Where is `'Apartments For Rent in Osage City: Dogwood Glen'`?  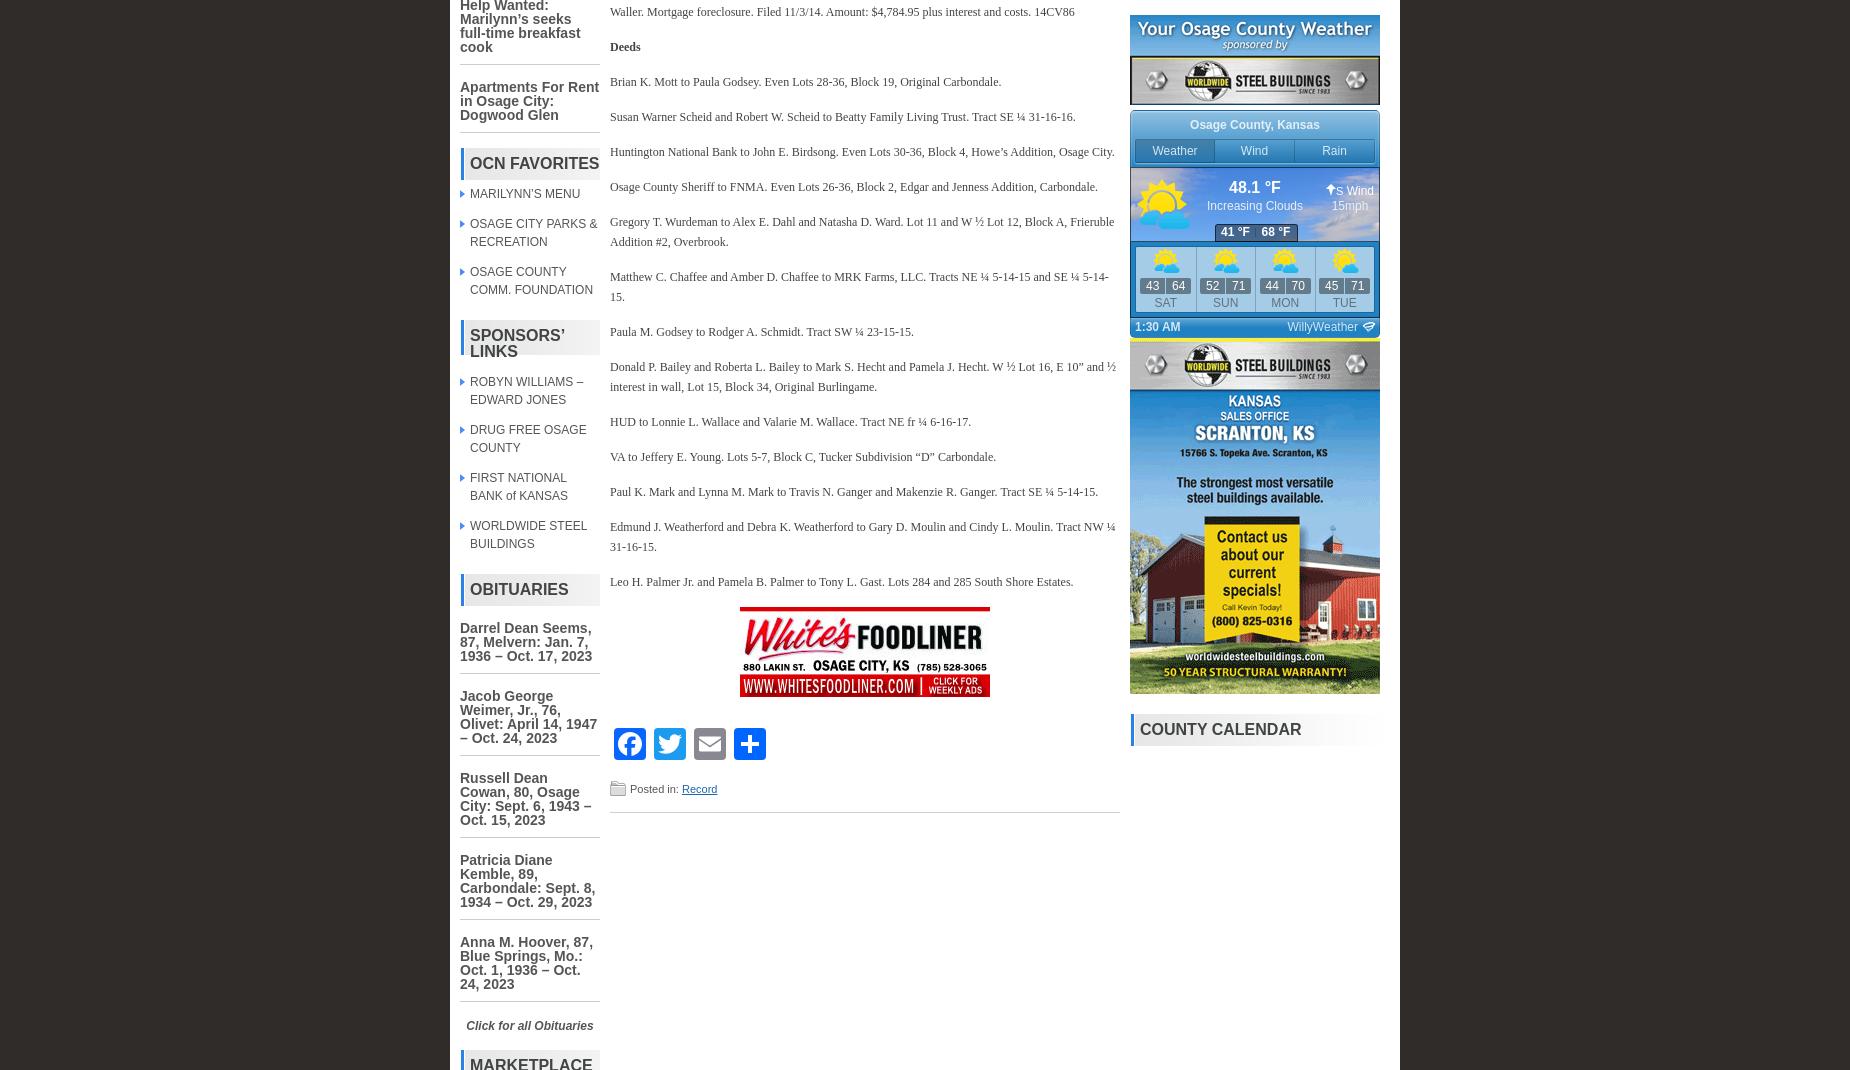 'Apartments For Rent in Osage City: Dogwood Glen' is located at coordinates (529, 101).